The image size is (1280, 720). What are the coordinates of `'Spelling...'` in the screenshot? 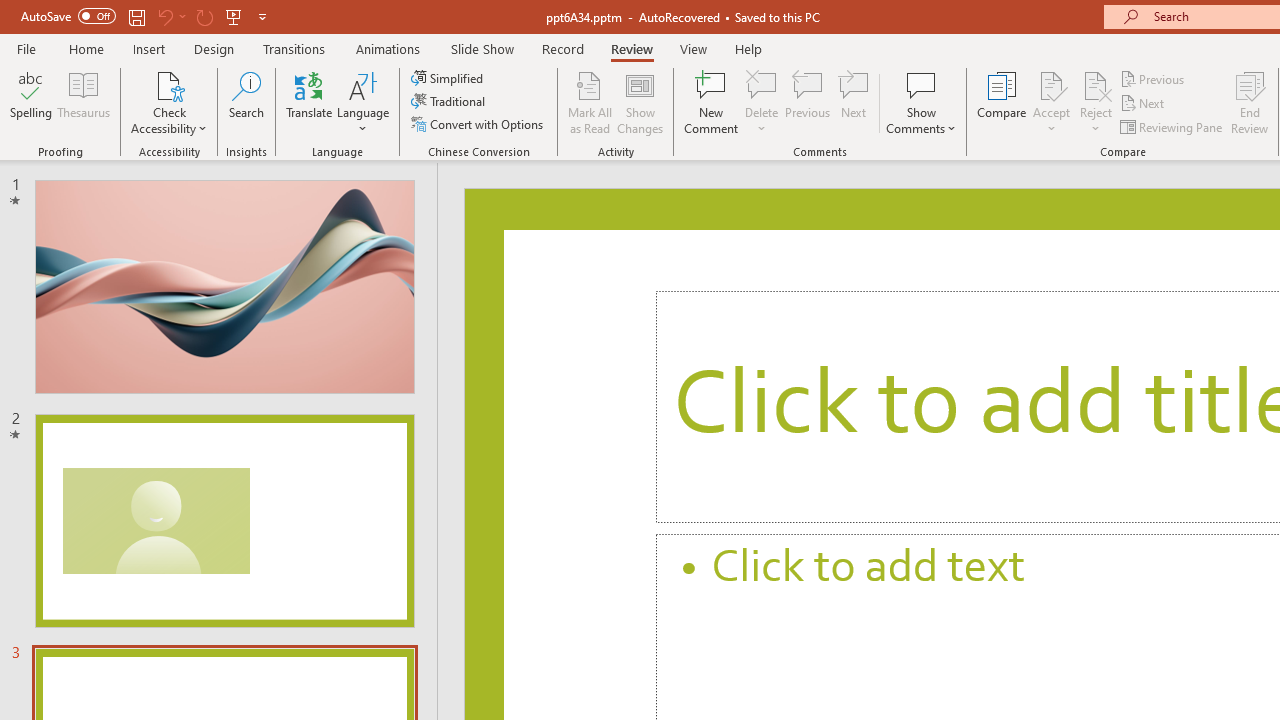 It's located at (31, 103).